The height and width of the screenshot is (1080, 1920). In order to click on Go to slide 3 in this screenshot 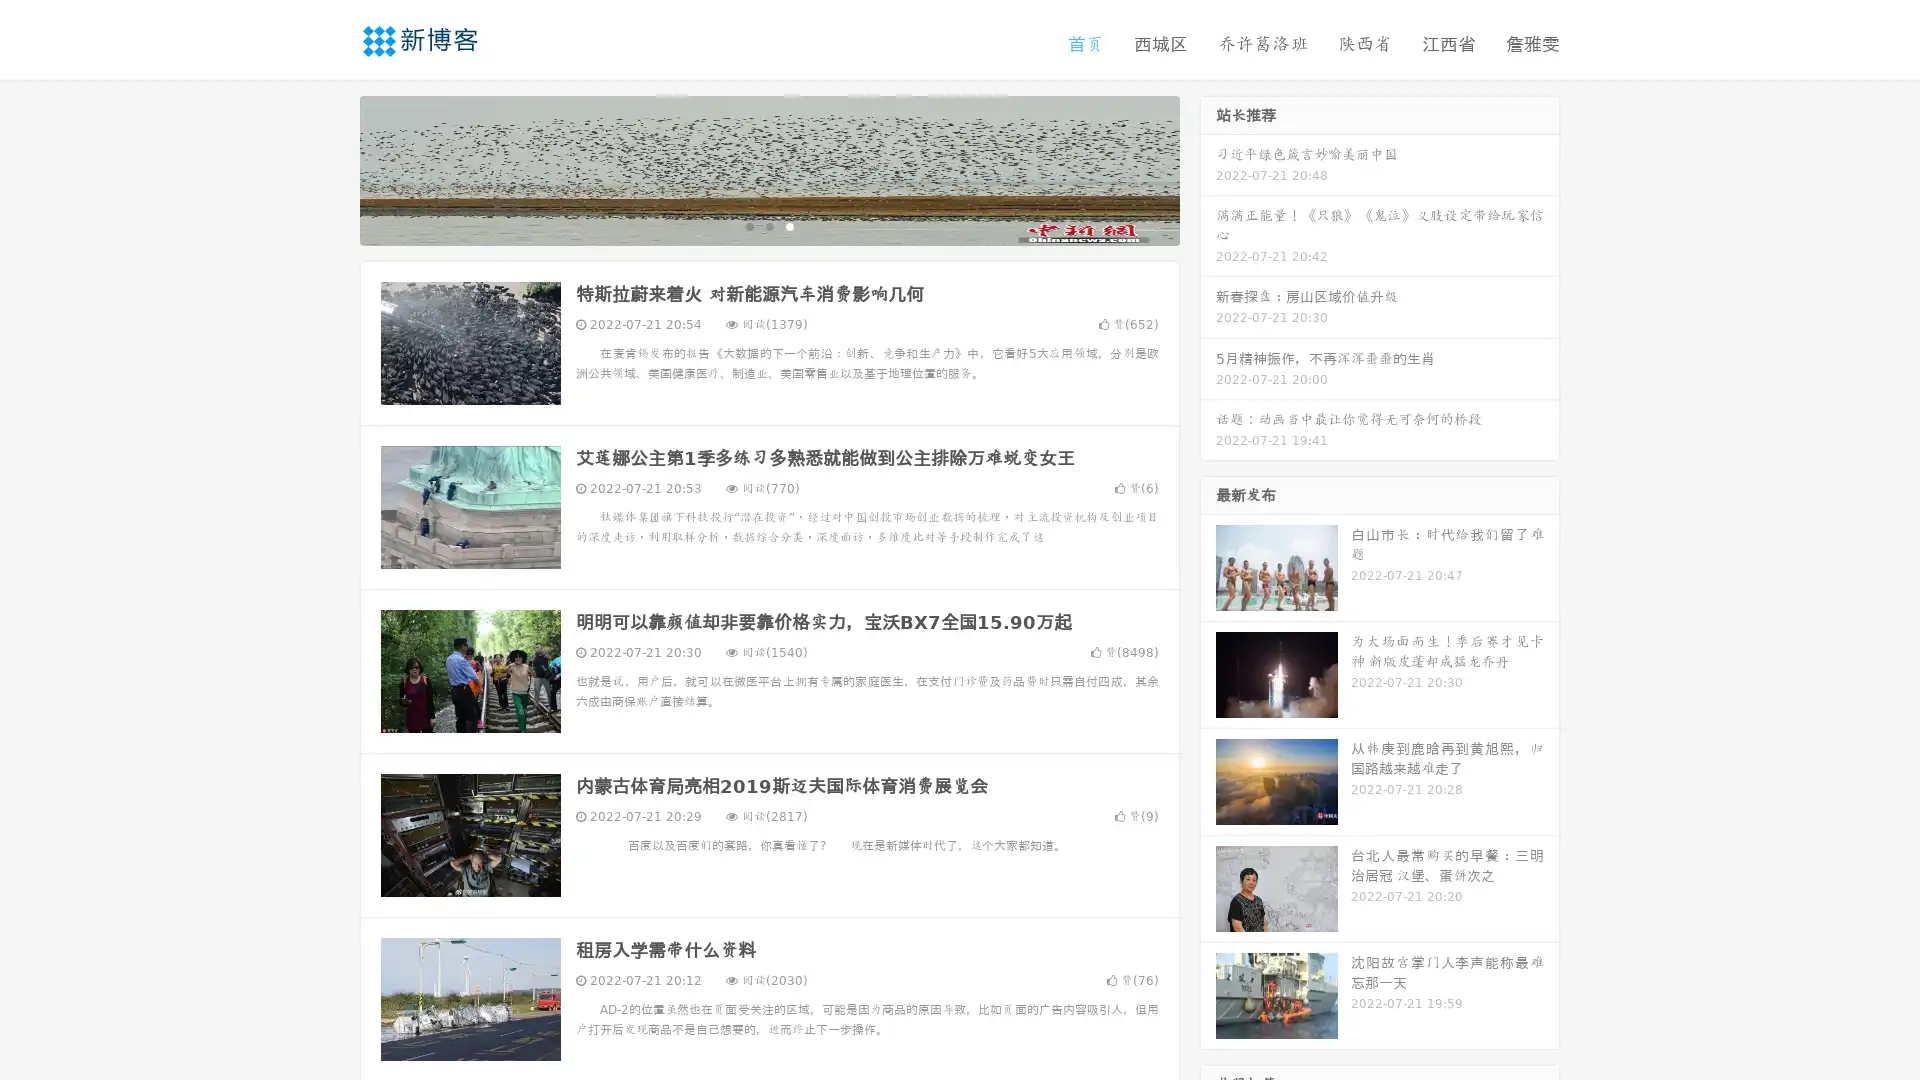, I will do `click(789, 225)`.